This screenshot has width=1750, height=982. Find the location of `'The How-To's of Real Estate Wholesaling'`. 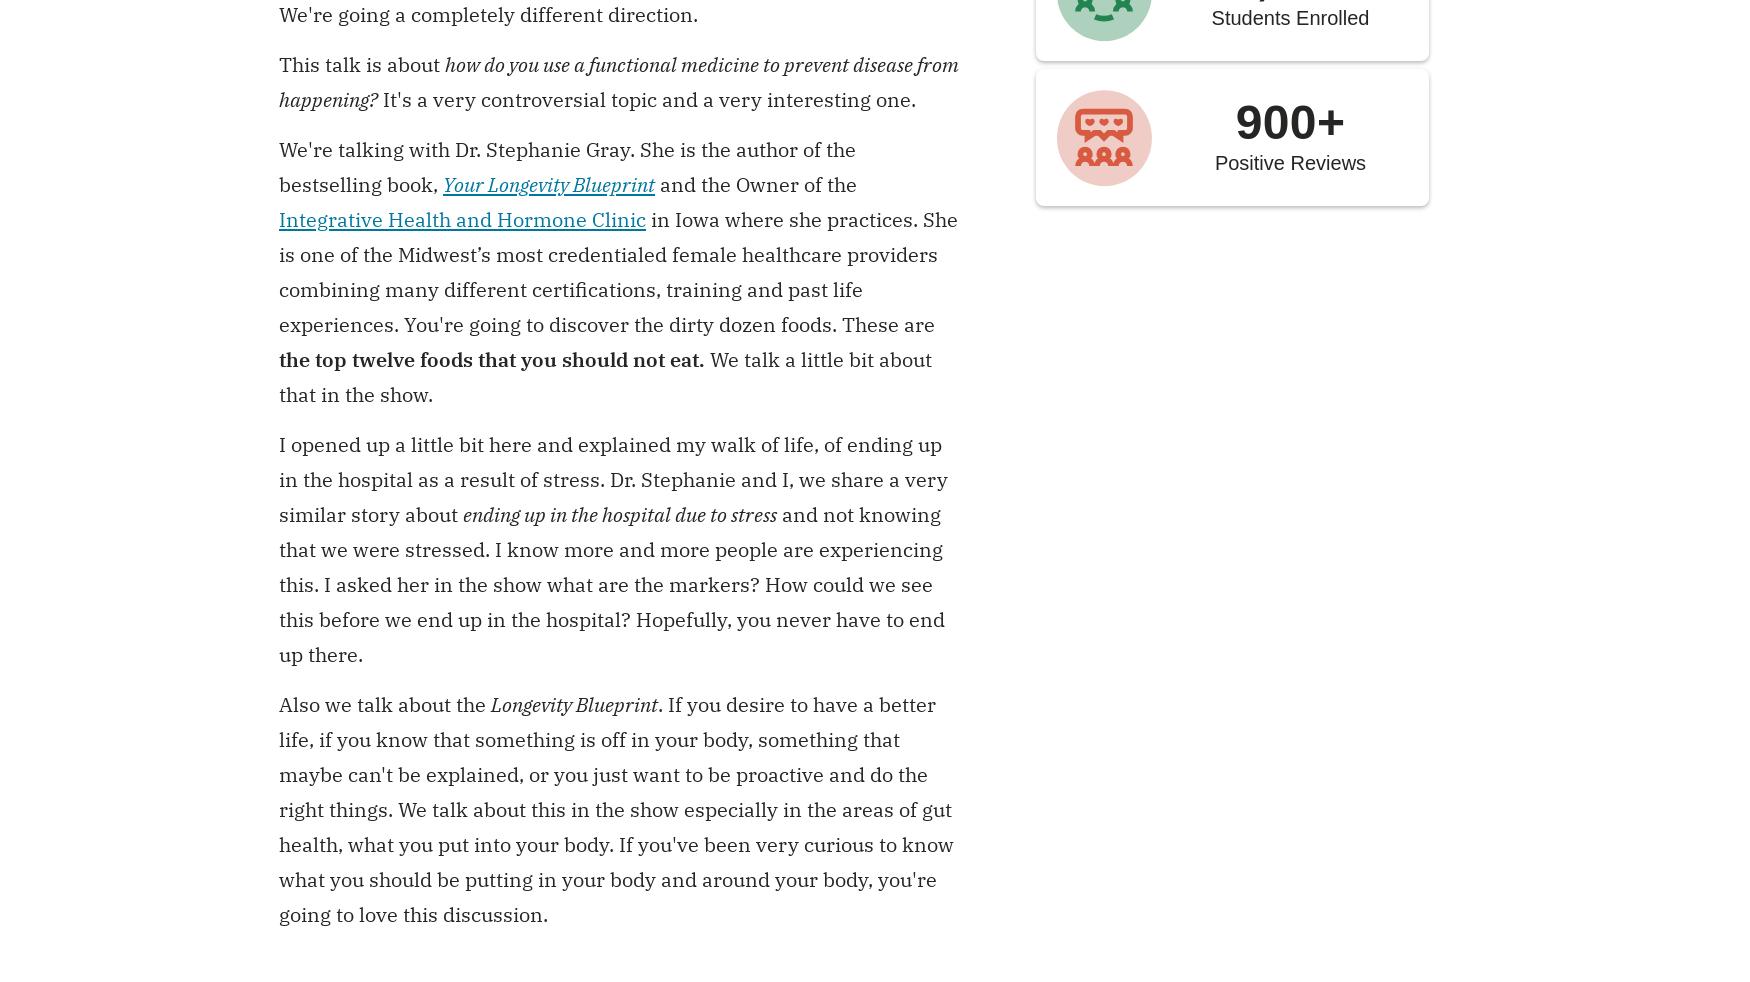

'The How-To's of Real Estate Wholesaling' is located at coordinates (1628, 770).